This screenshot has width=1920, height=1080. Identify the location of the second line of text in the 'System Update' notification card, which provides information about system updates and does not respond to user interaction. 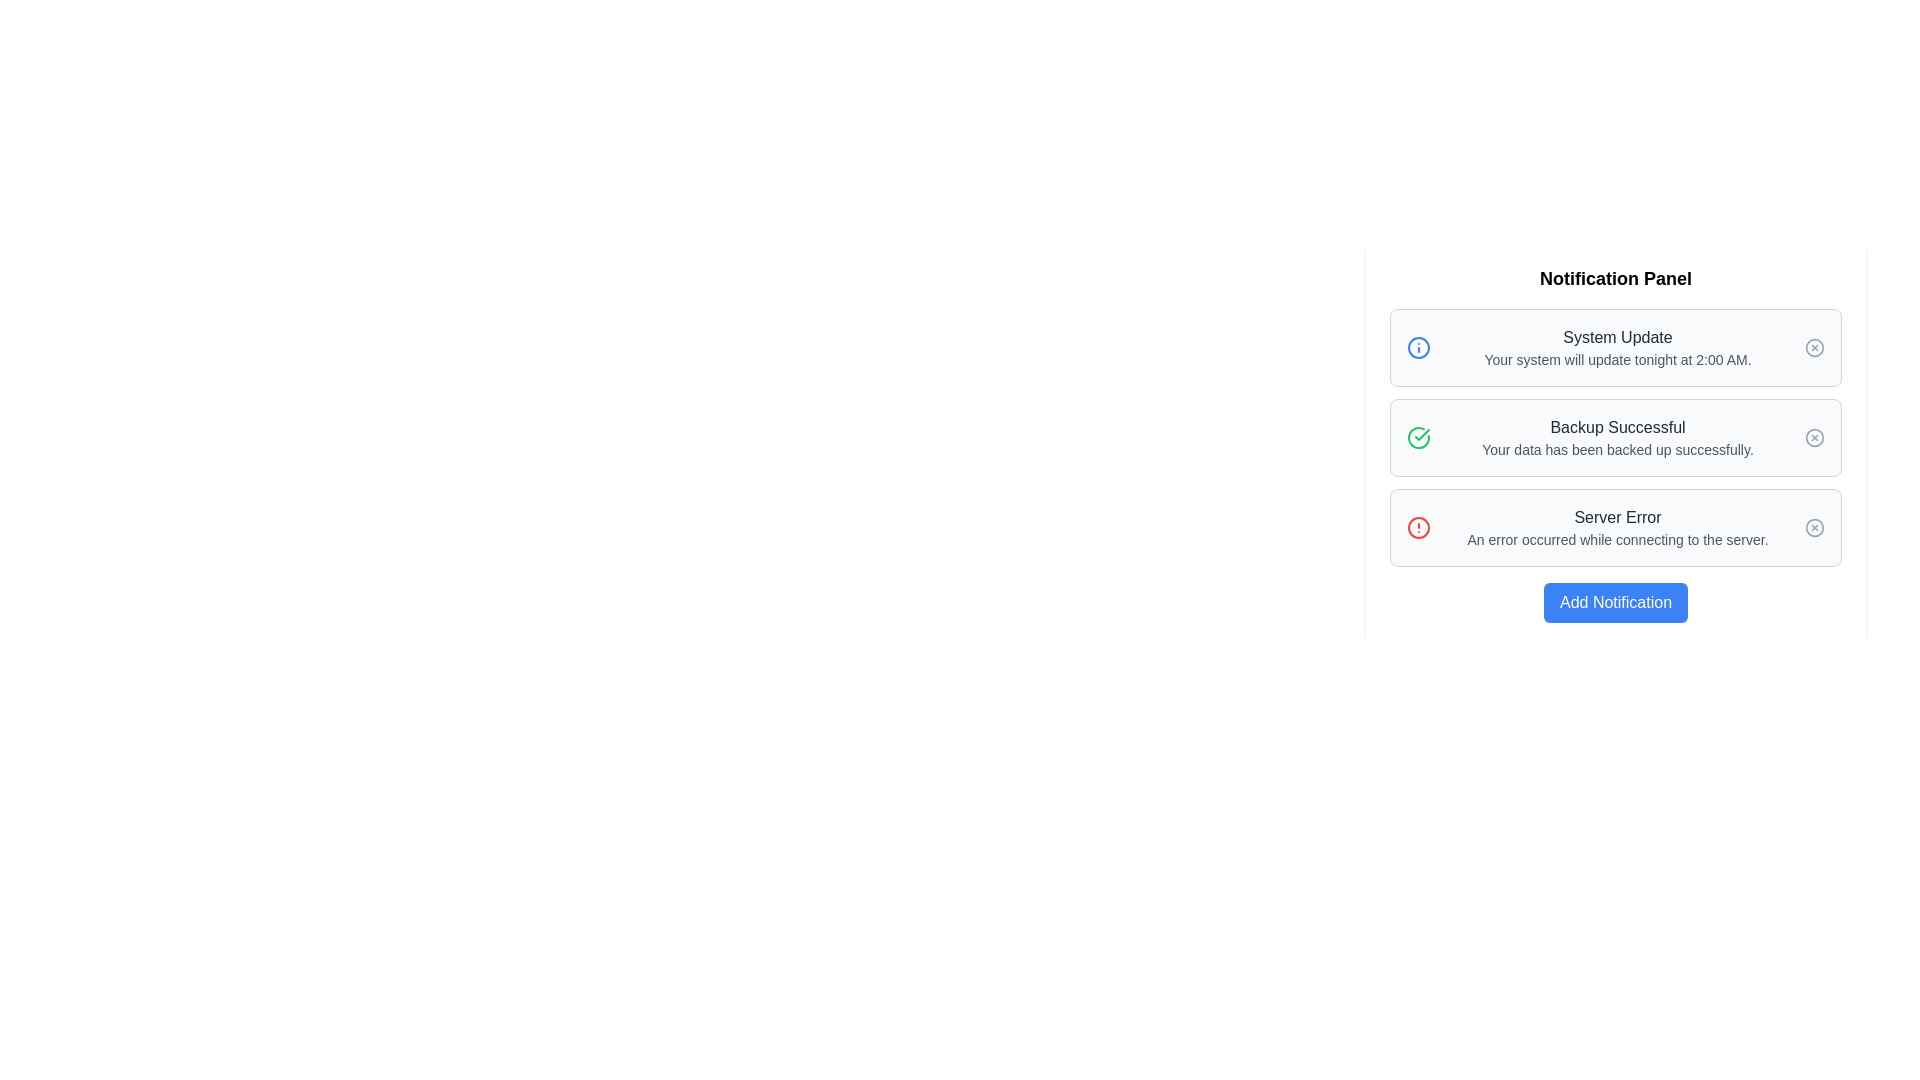
(1617, 358).